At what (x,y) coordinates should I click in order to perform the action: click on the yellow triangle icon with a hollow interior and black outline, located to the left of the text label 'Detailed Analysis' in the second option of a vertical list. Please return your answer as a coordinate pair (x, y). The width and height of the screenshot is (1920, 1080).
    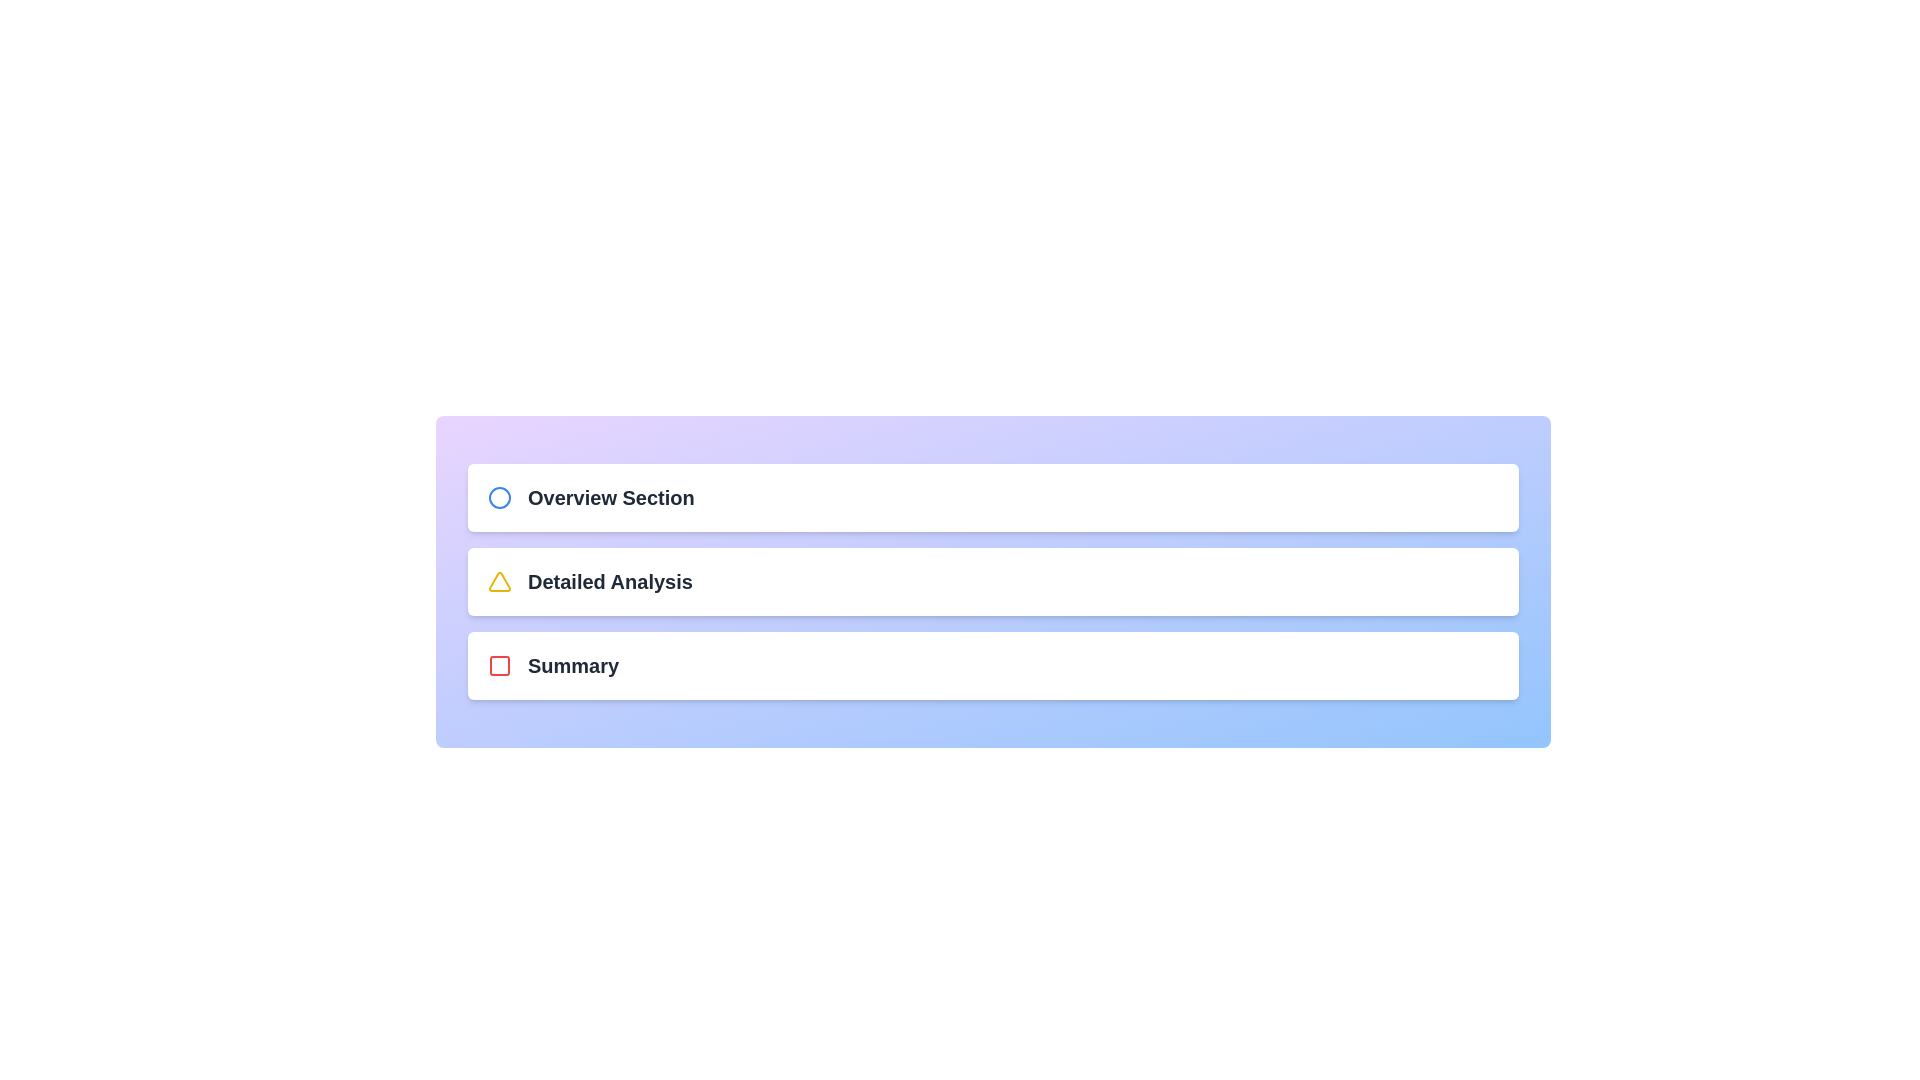
    Looking at the image, I should click on (499, 582).